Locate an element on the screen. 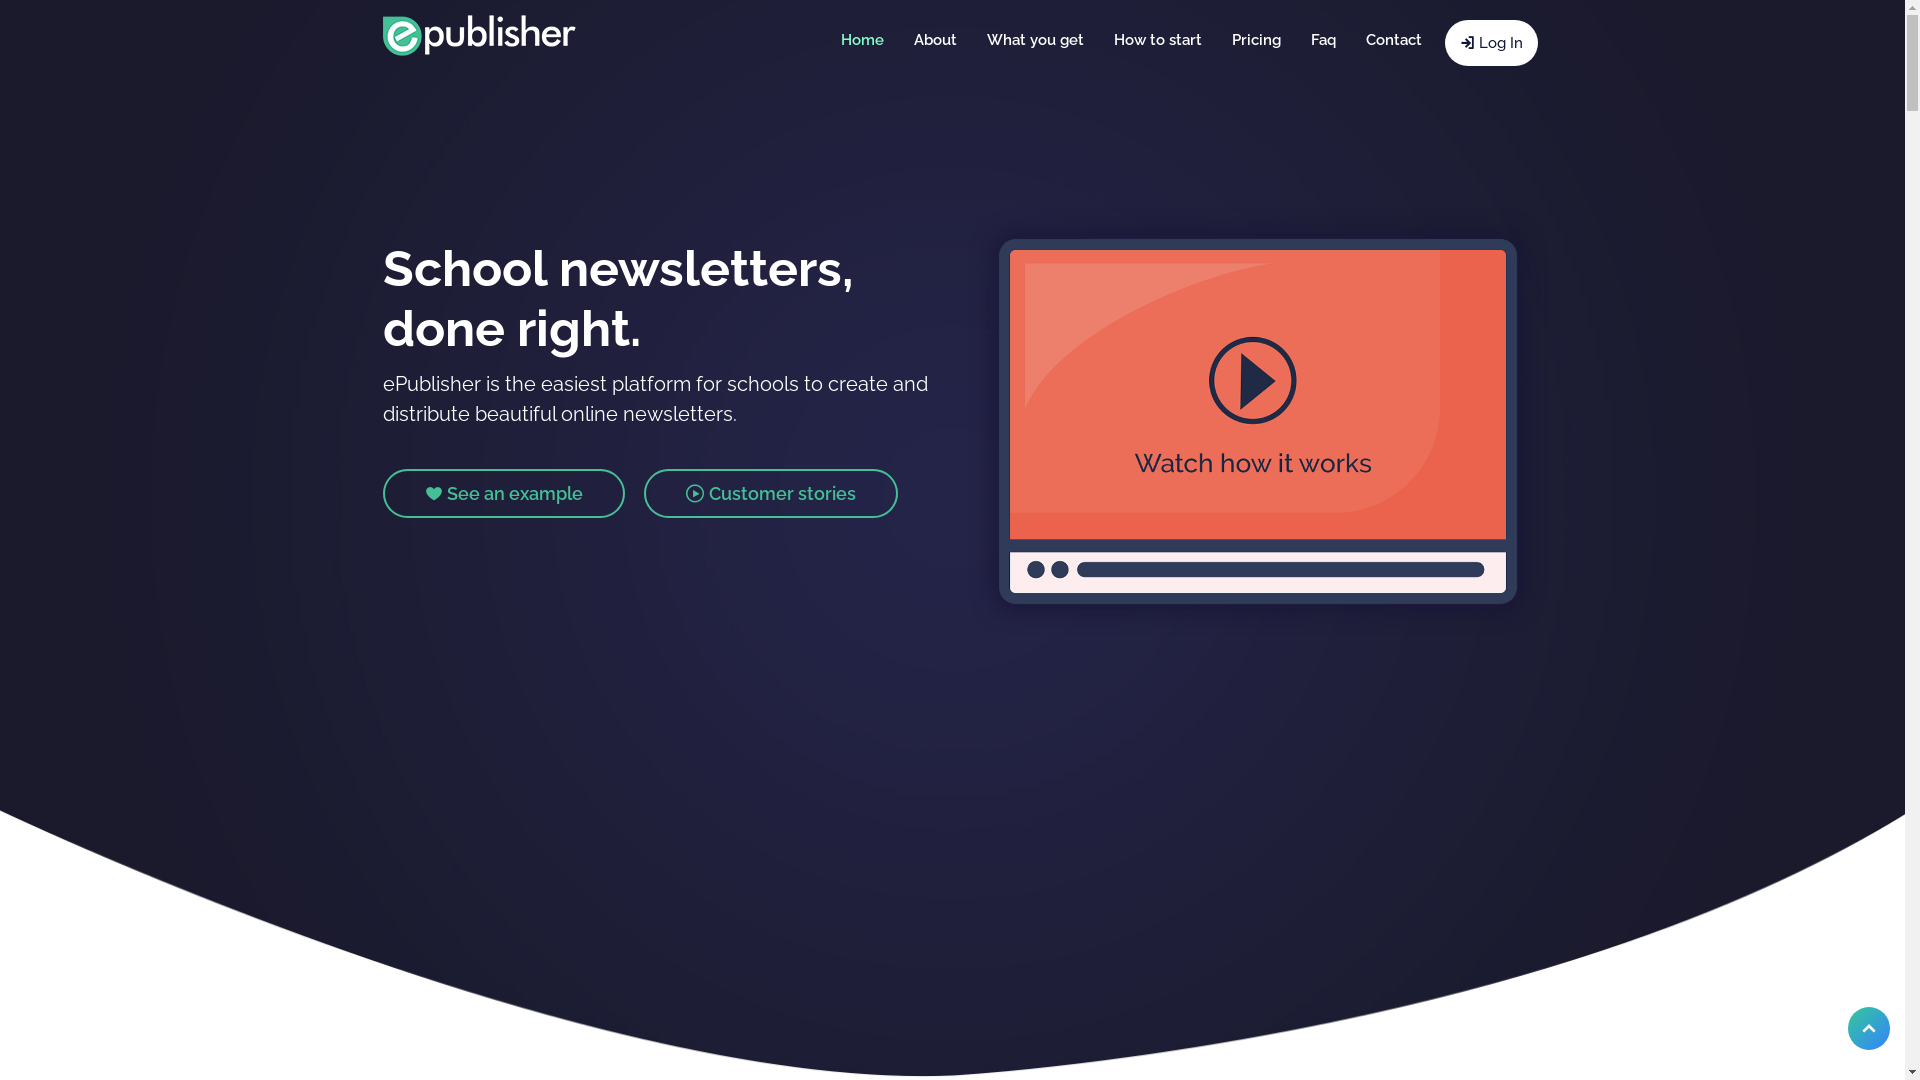 Image resolution: width=1920 pixels, height=1080 pixels. 'Pricing' is located at coordinates (1254, 39).